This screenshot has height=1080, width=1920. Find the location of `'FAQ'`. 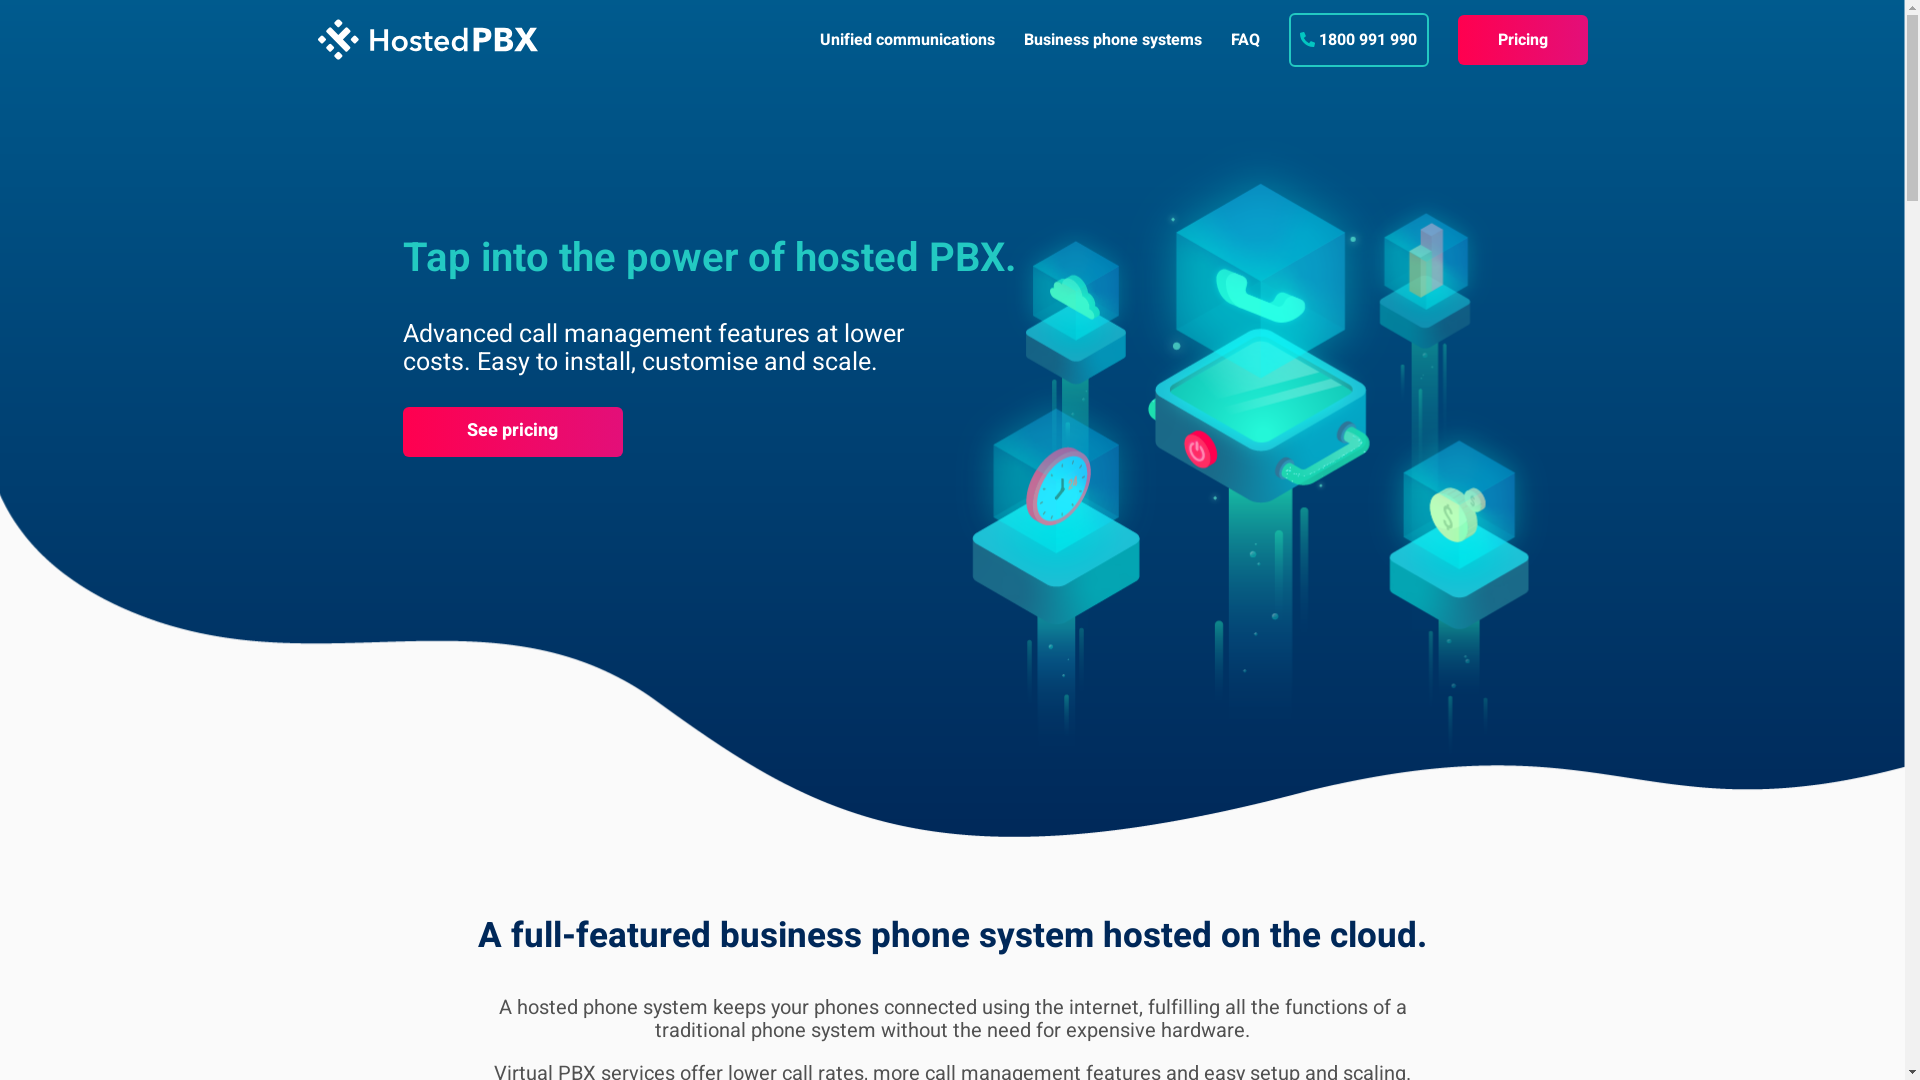

'FAQ' is located at coordinates (1244, 39).